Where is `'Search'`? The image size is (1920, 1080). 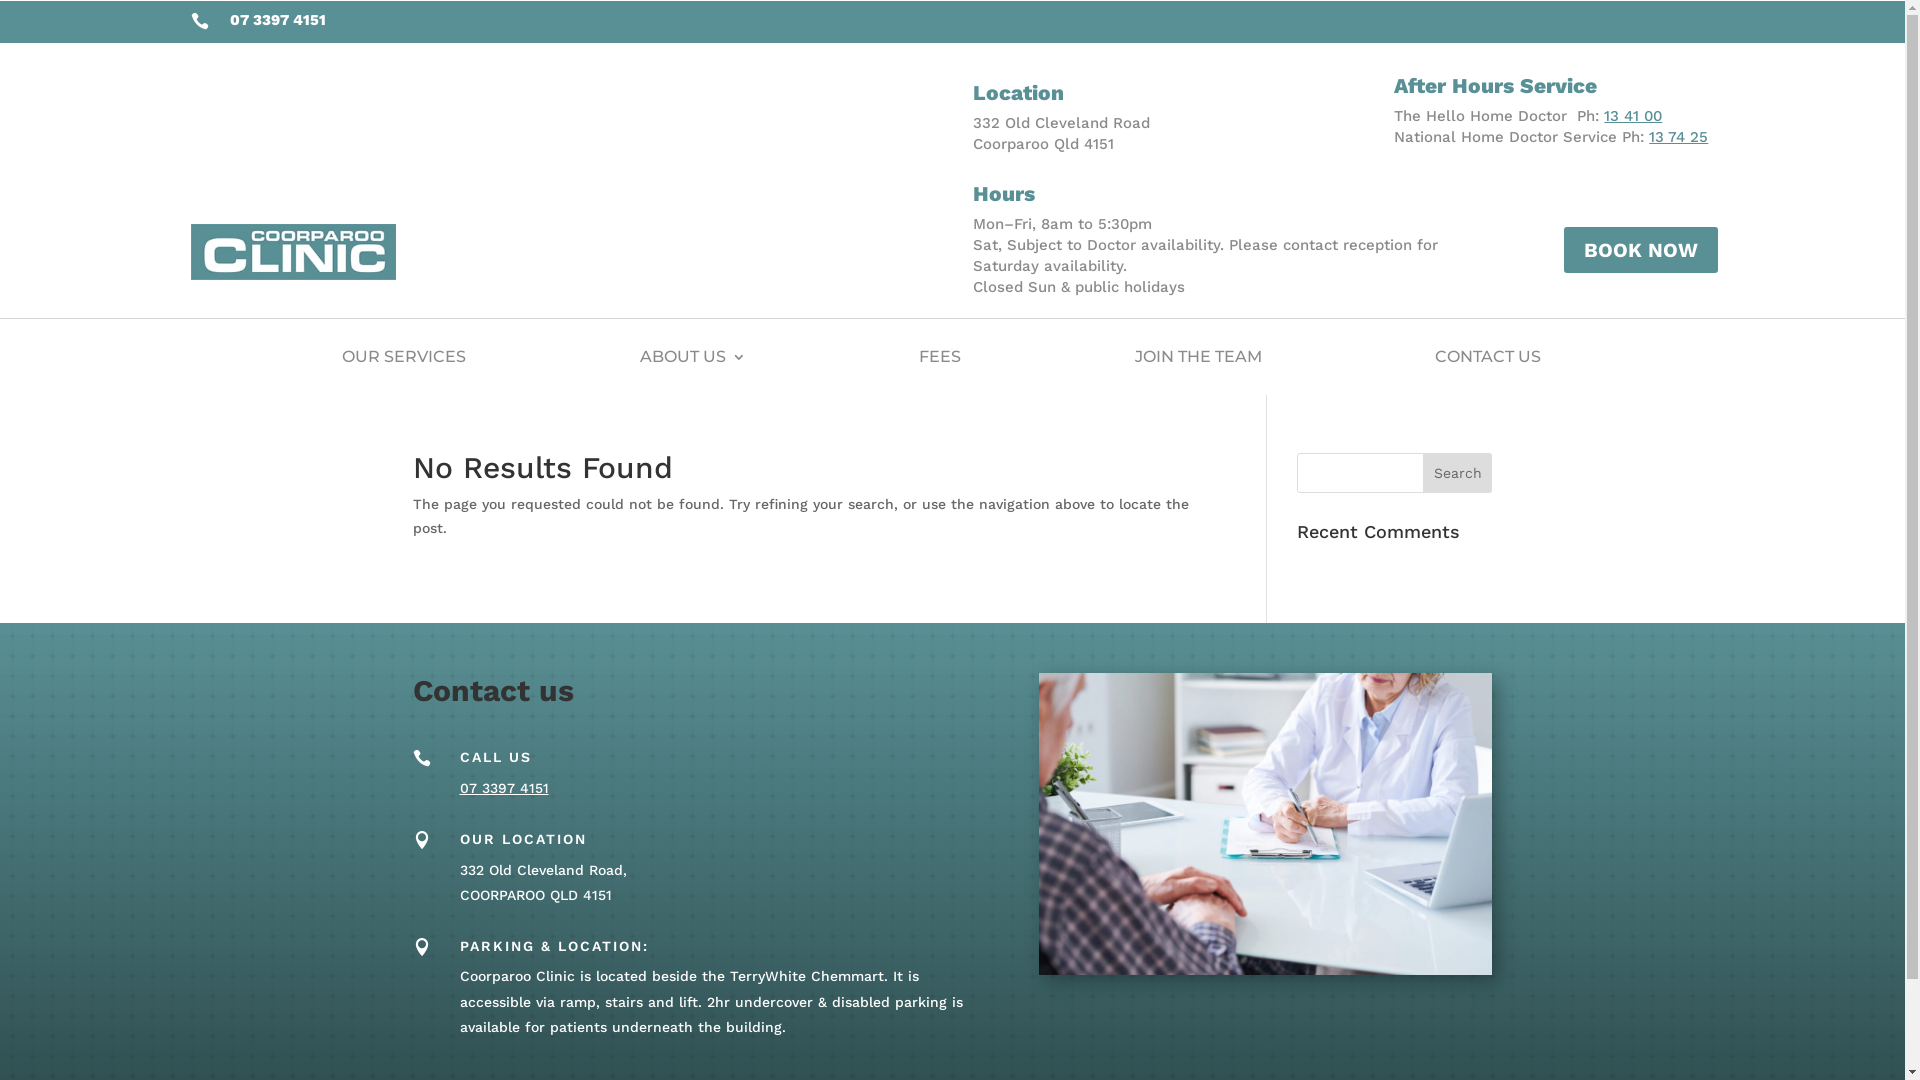
'Search' is located at coordinates (1458, 473).